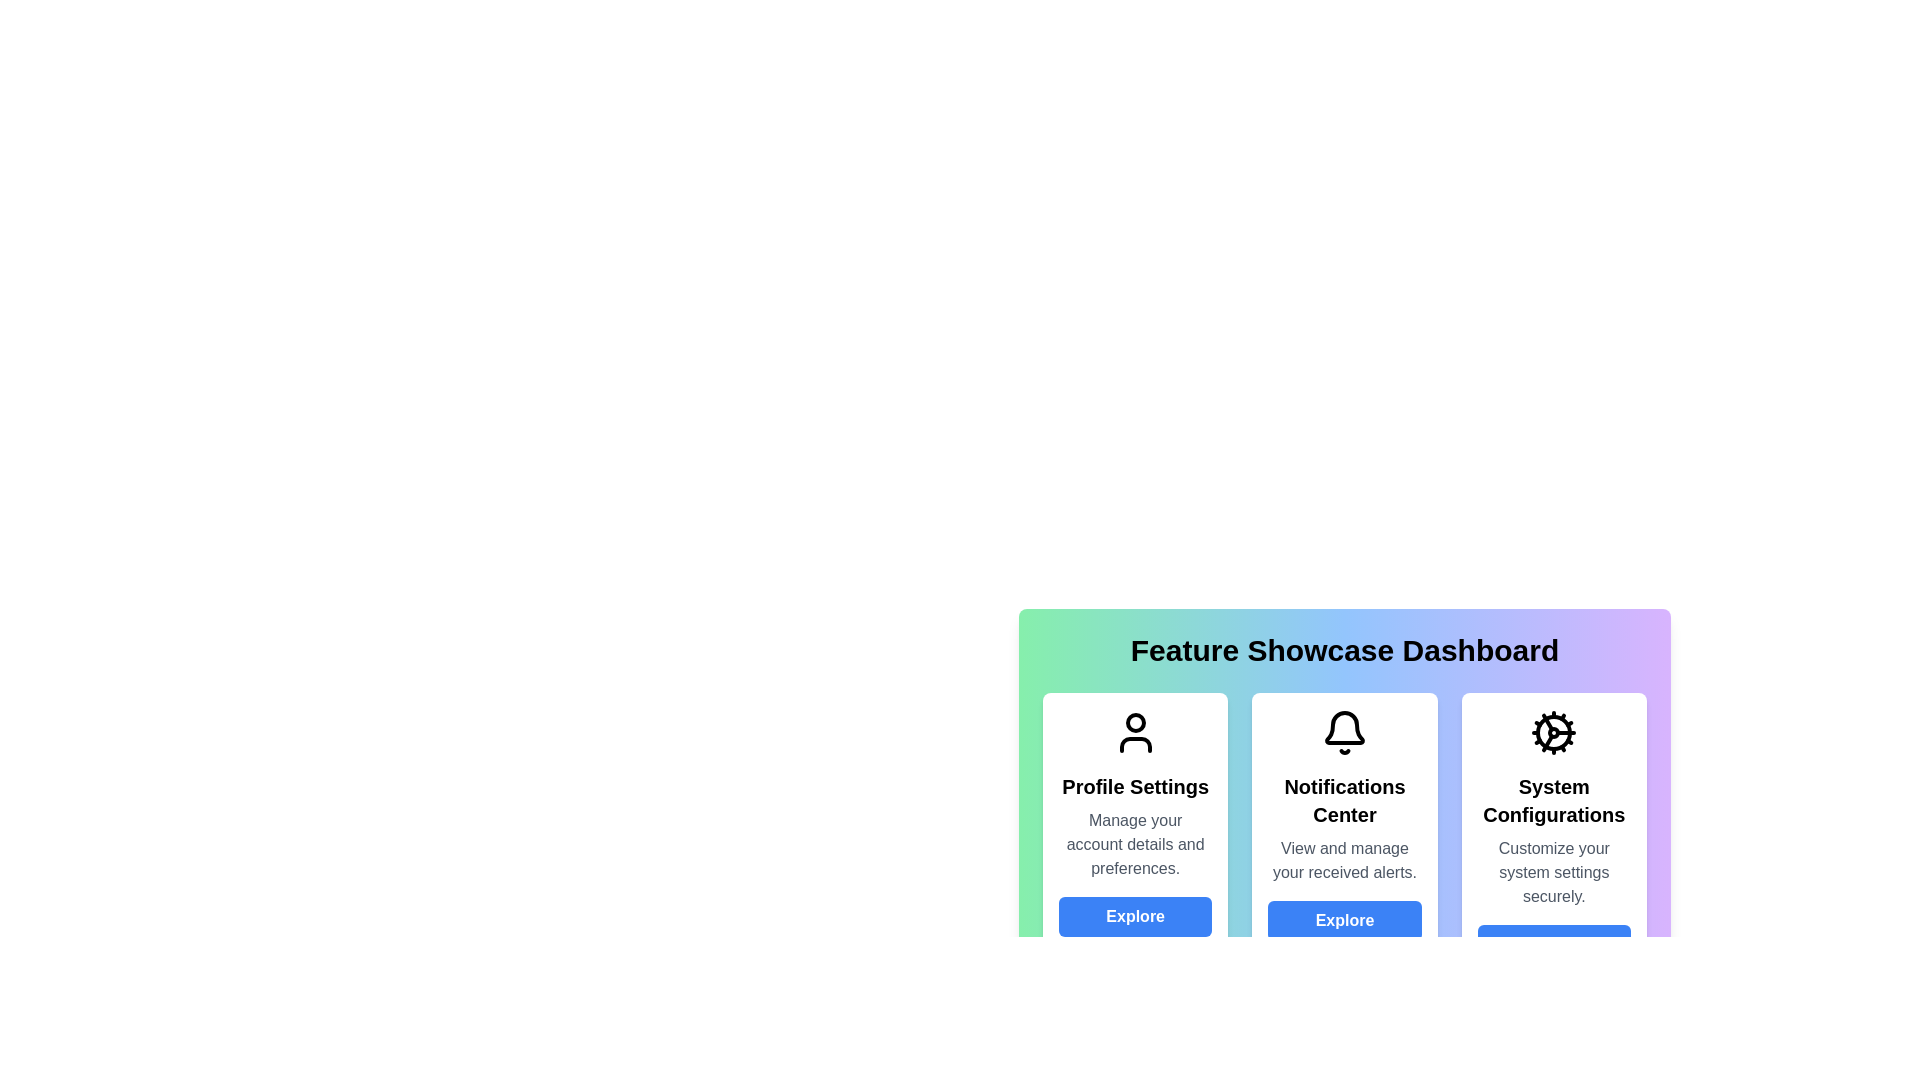 Image resolution: width=1920 pixels, height=1080 pixels. I want to click on the descriptive text label summarizing the functionality of the 'Notifications Center' section, which is located beneath the title 'Notifications Center' and above the 'Explore' button, so click(1344, 859).